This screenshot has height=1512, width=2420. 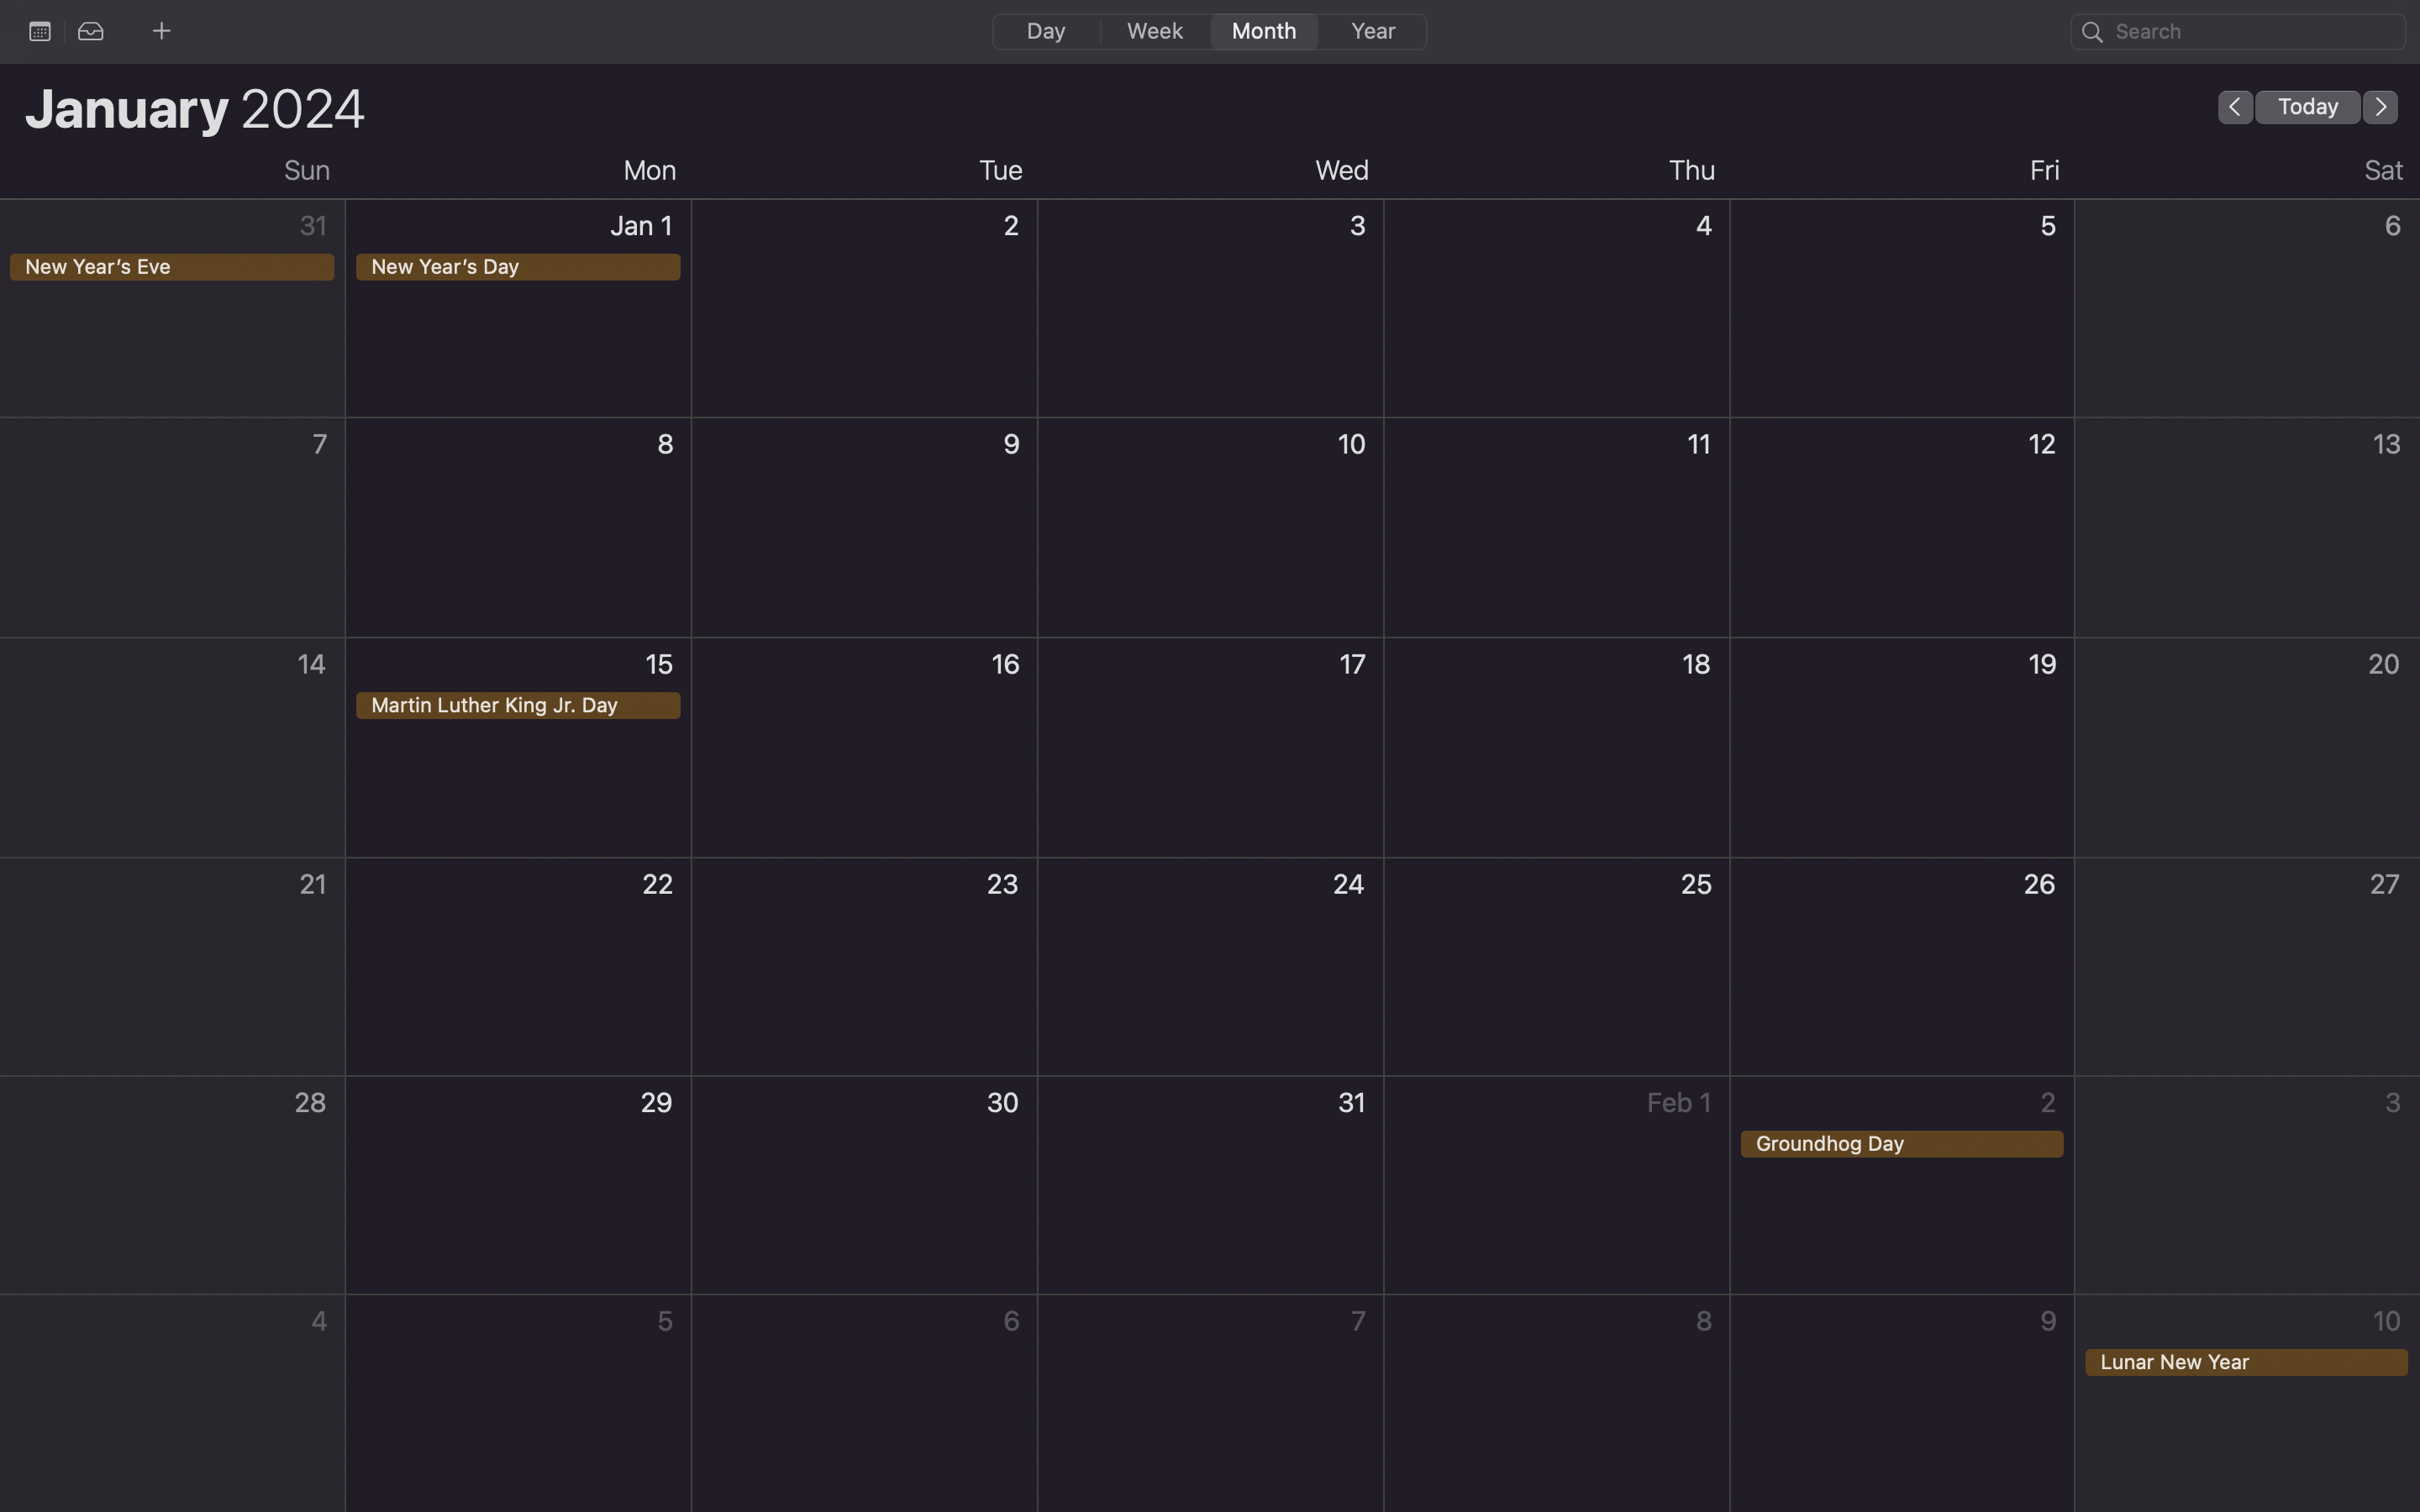 I want to click on up an event for the 22nd of January, so click(x=518, y=967).